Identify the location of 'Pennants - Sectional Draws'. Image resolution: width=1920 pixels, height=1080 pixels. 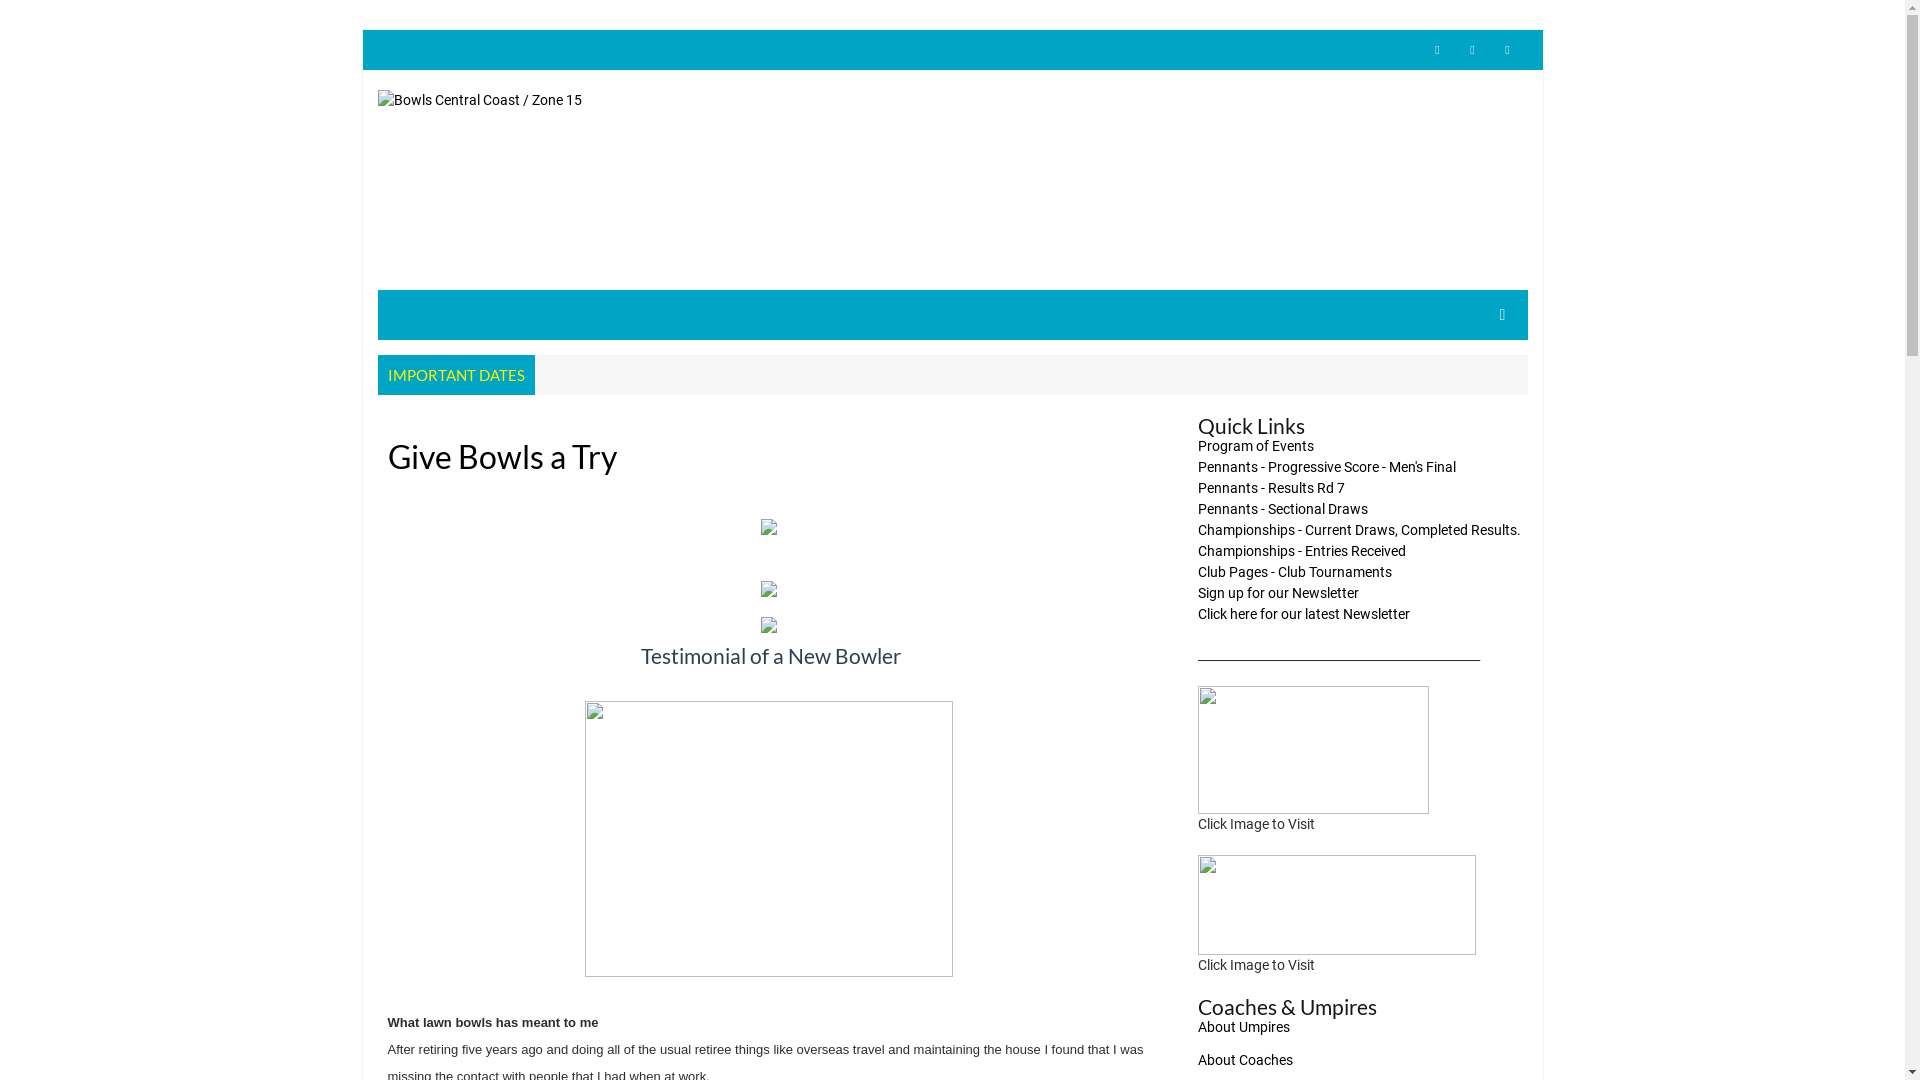
(1282, 508).